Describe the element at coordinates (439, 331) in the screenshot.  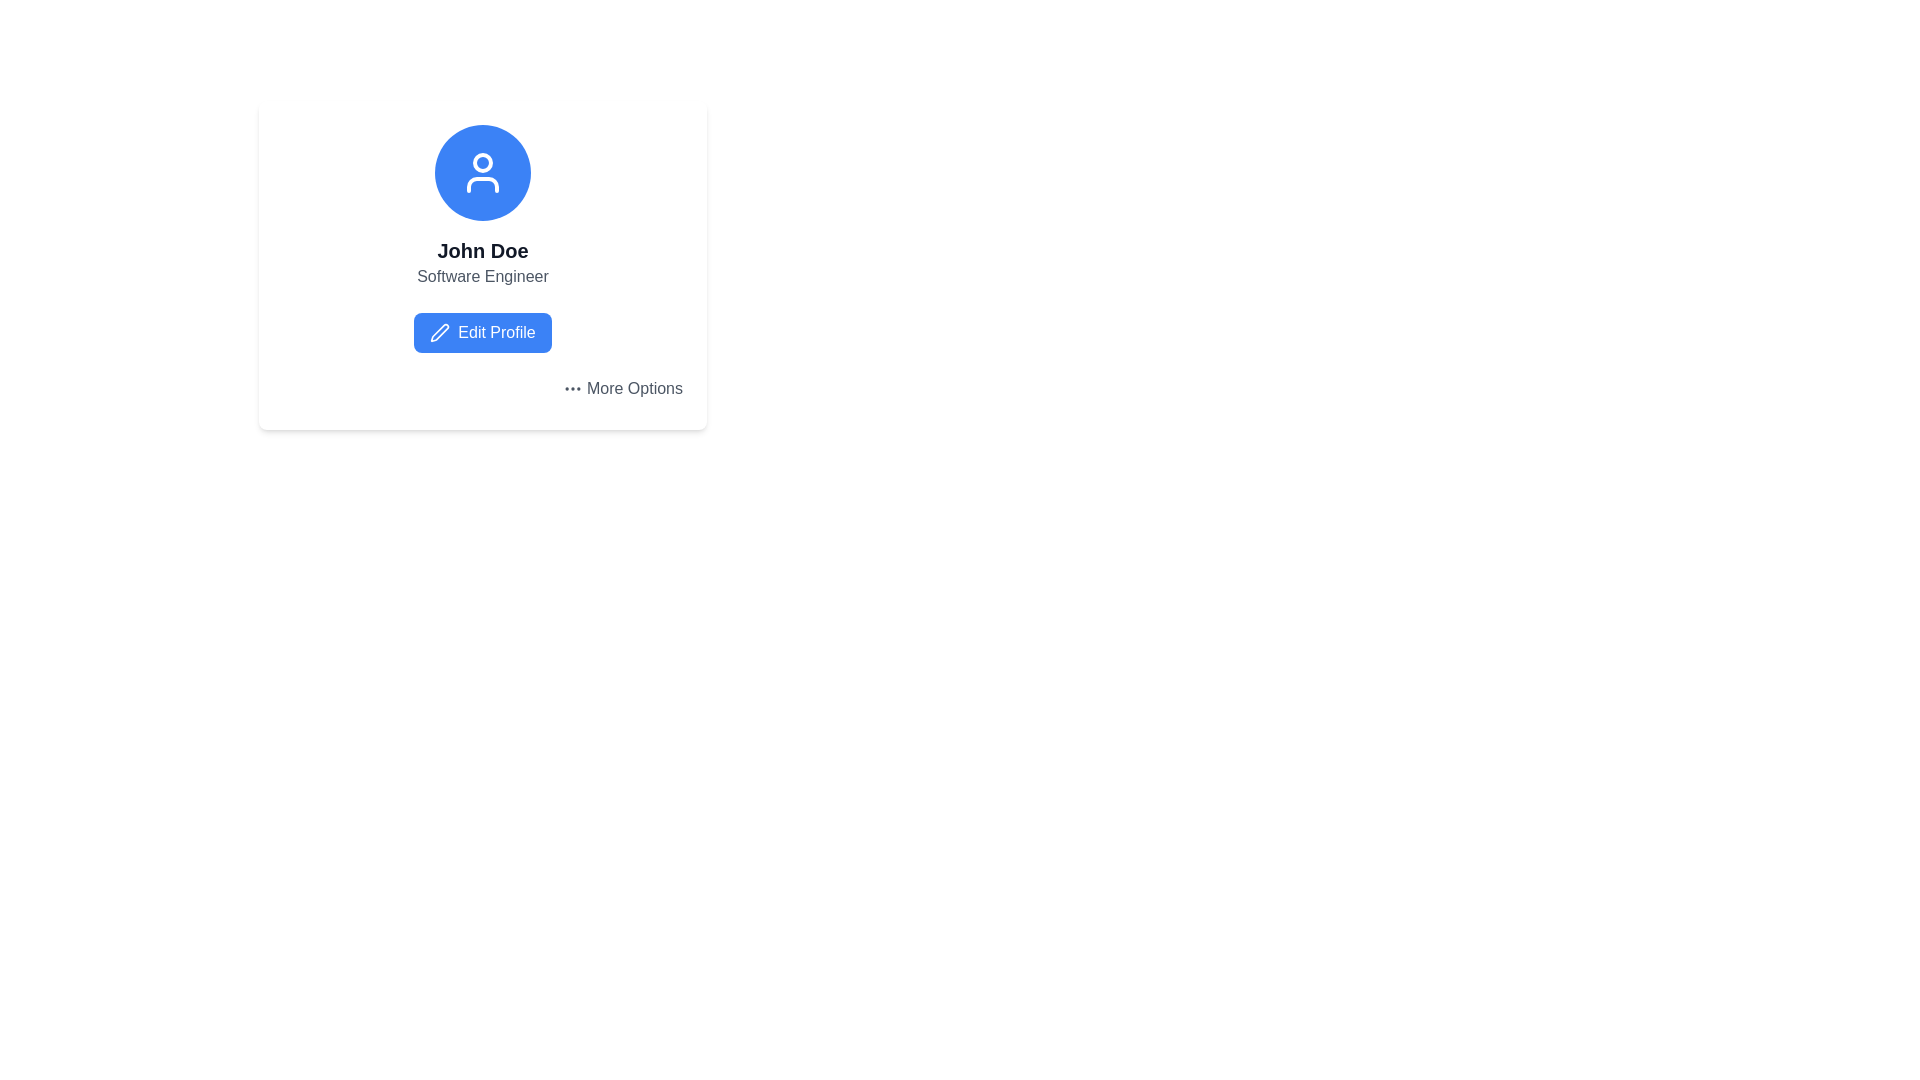
I see `the blue pen icon located to the left of the 'Edit Profile' button within the profile card interface` at that location.